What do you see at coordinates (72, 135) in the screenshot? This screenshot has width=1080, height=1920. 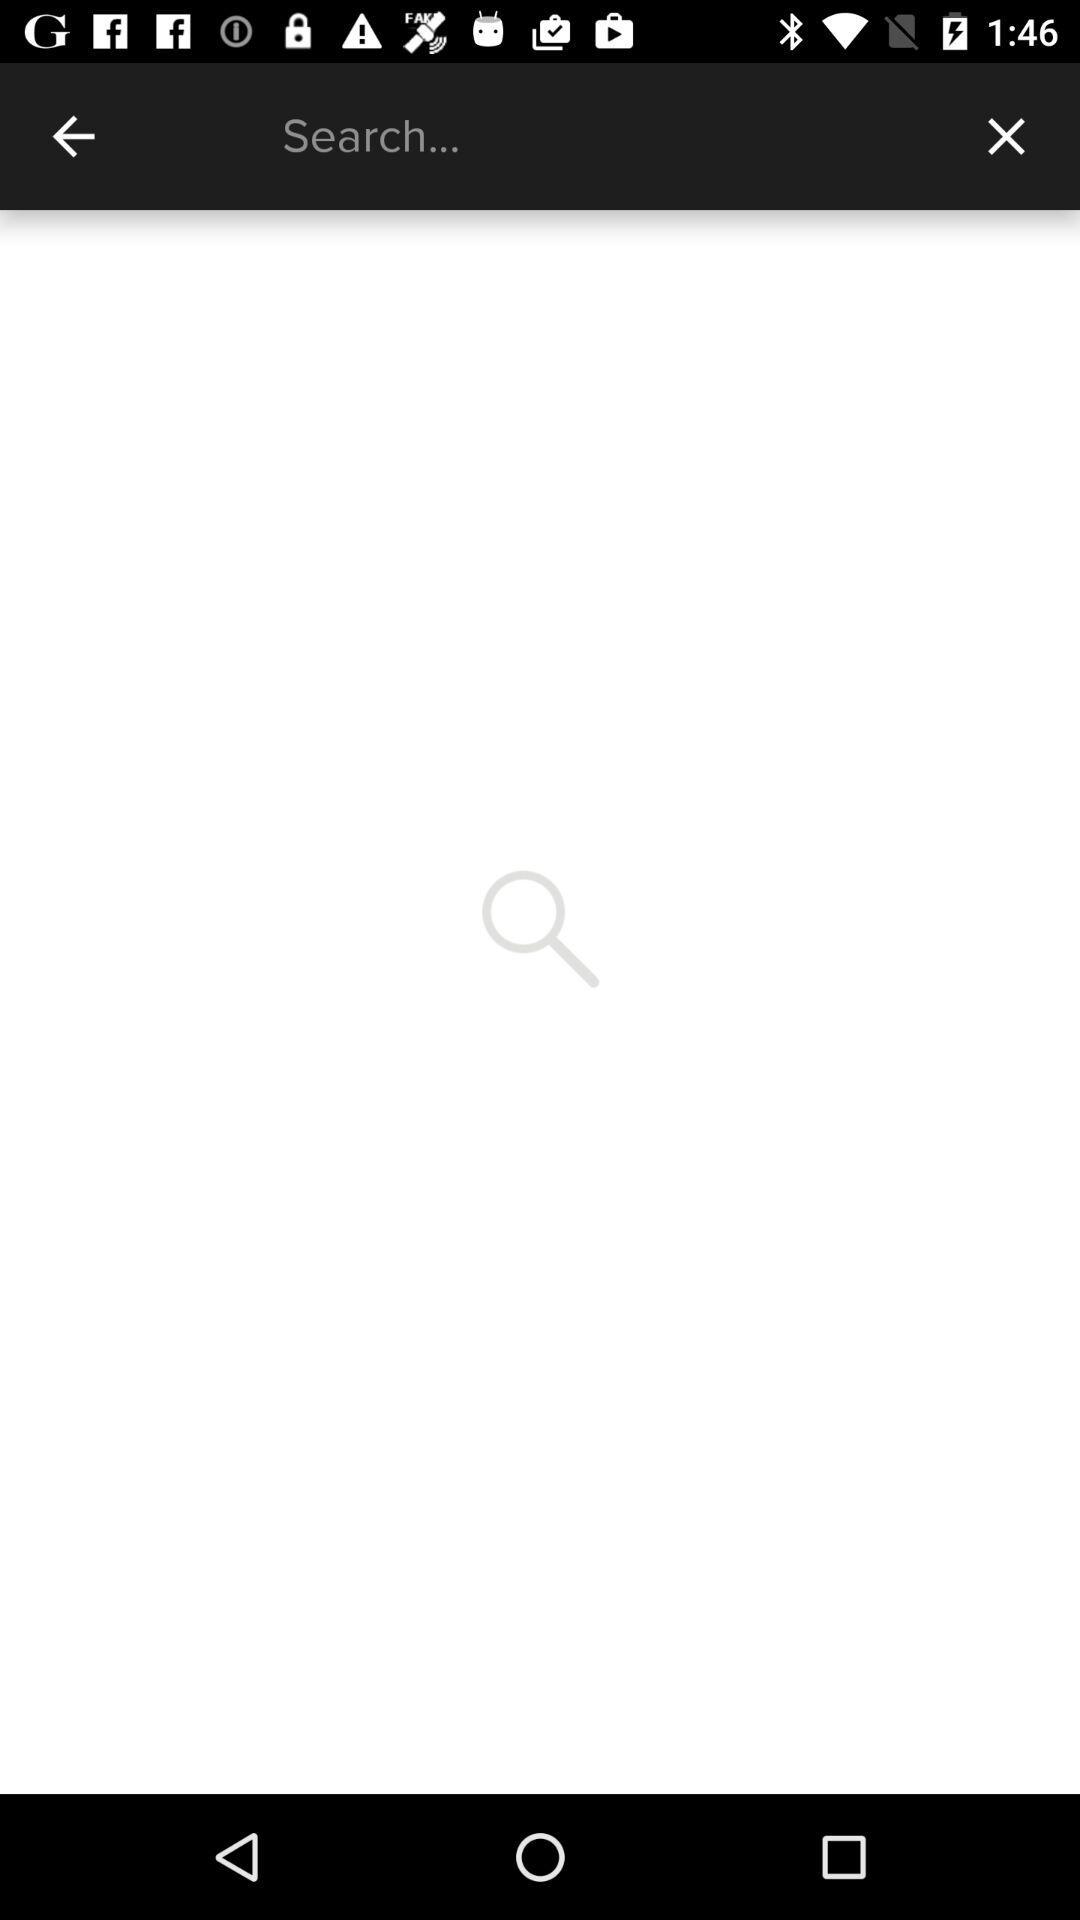 I see `item at the top left corner` at bounding box center [72, 135].